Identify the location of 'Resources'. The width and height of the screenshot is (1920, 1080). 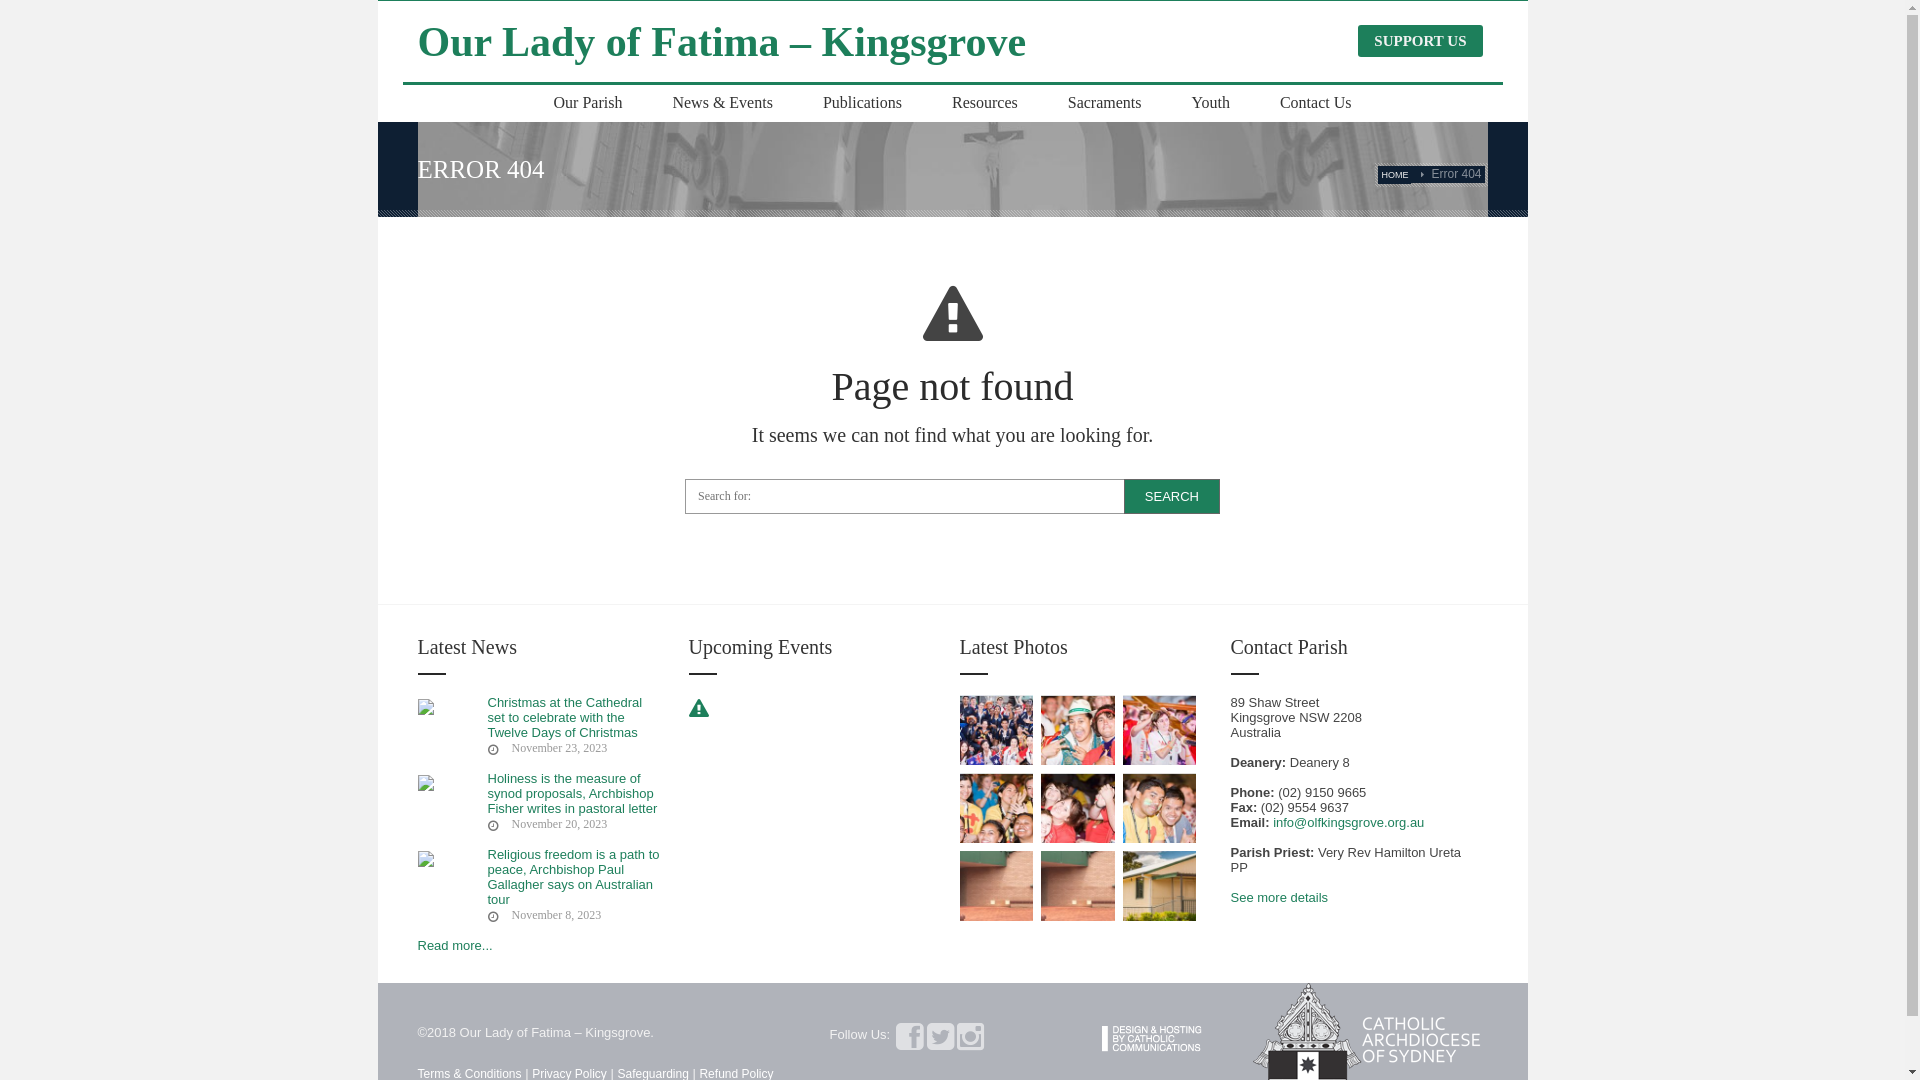
(984, 103).